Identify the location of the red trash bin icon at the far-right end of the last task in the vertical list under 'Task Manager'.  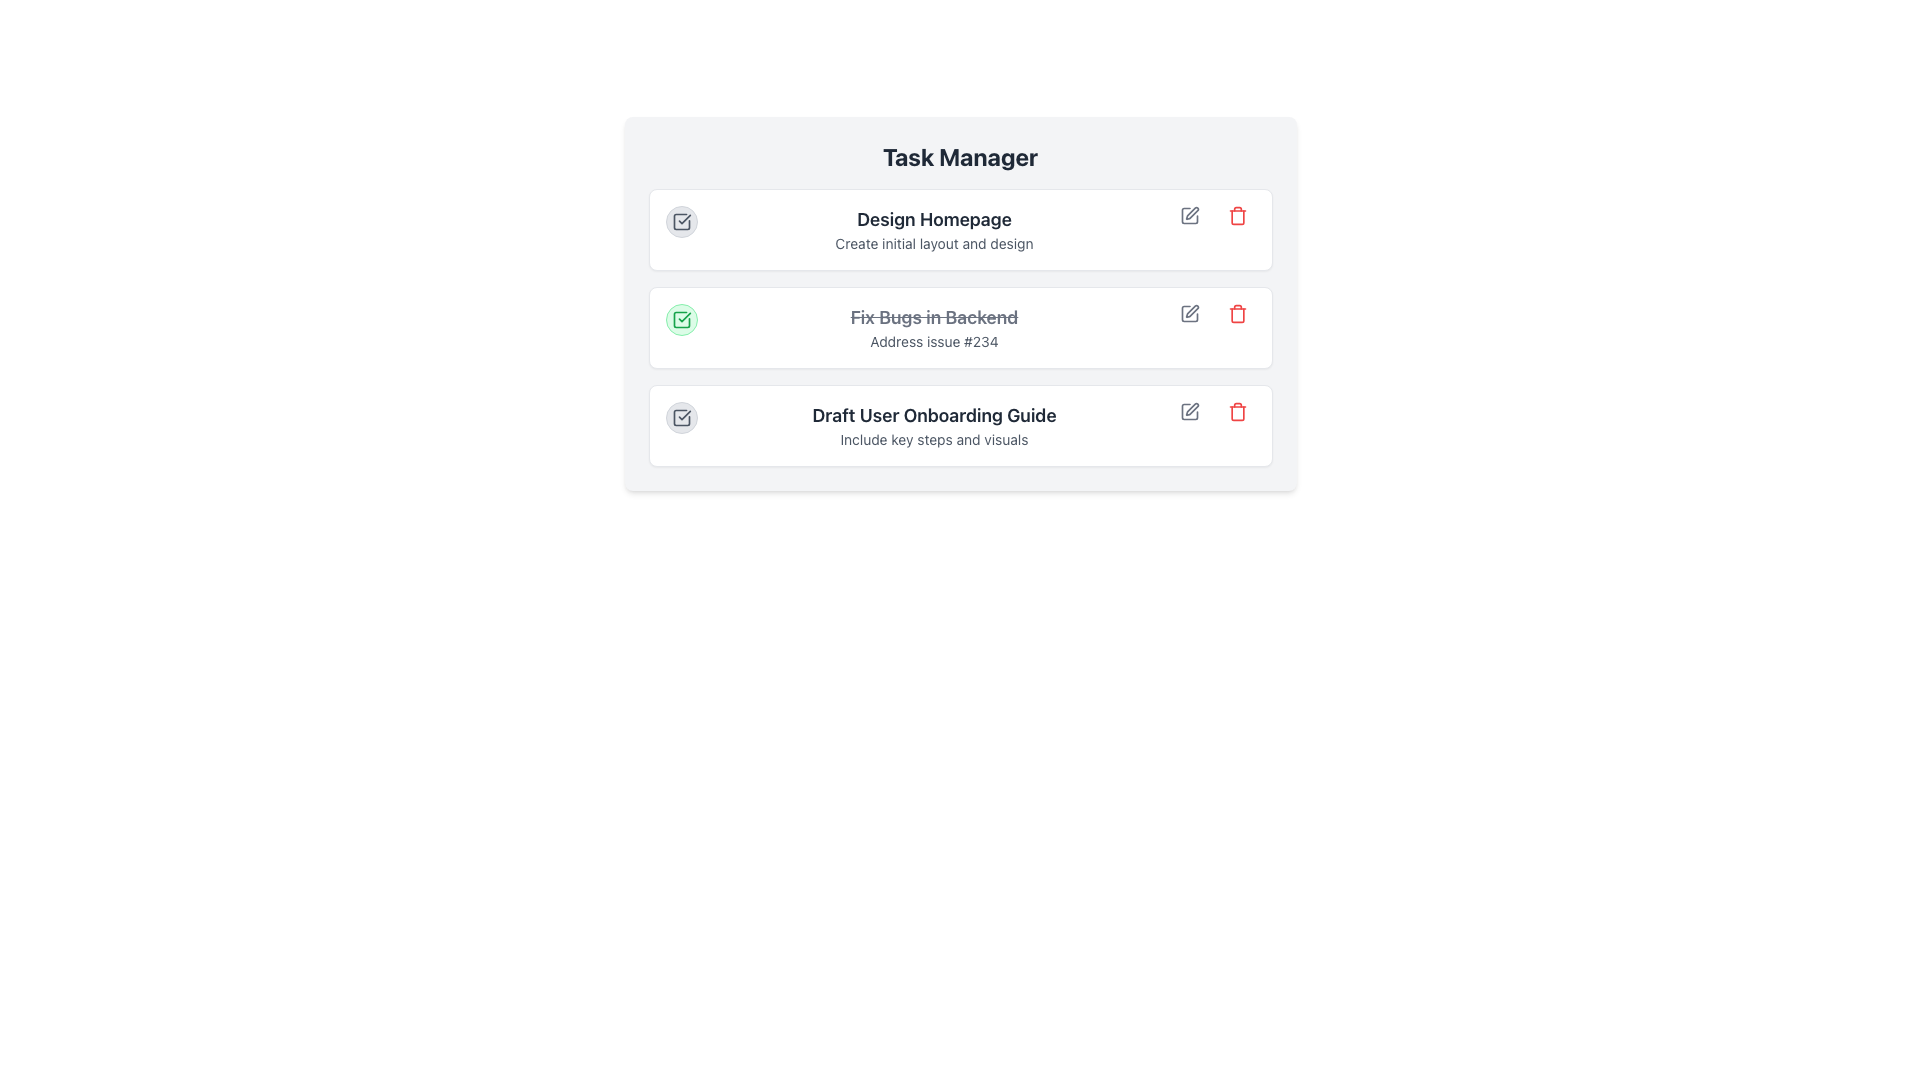
(1236, 411).